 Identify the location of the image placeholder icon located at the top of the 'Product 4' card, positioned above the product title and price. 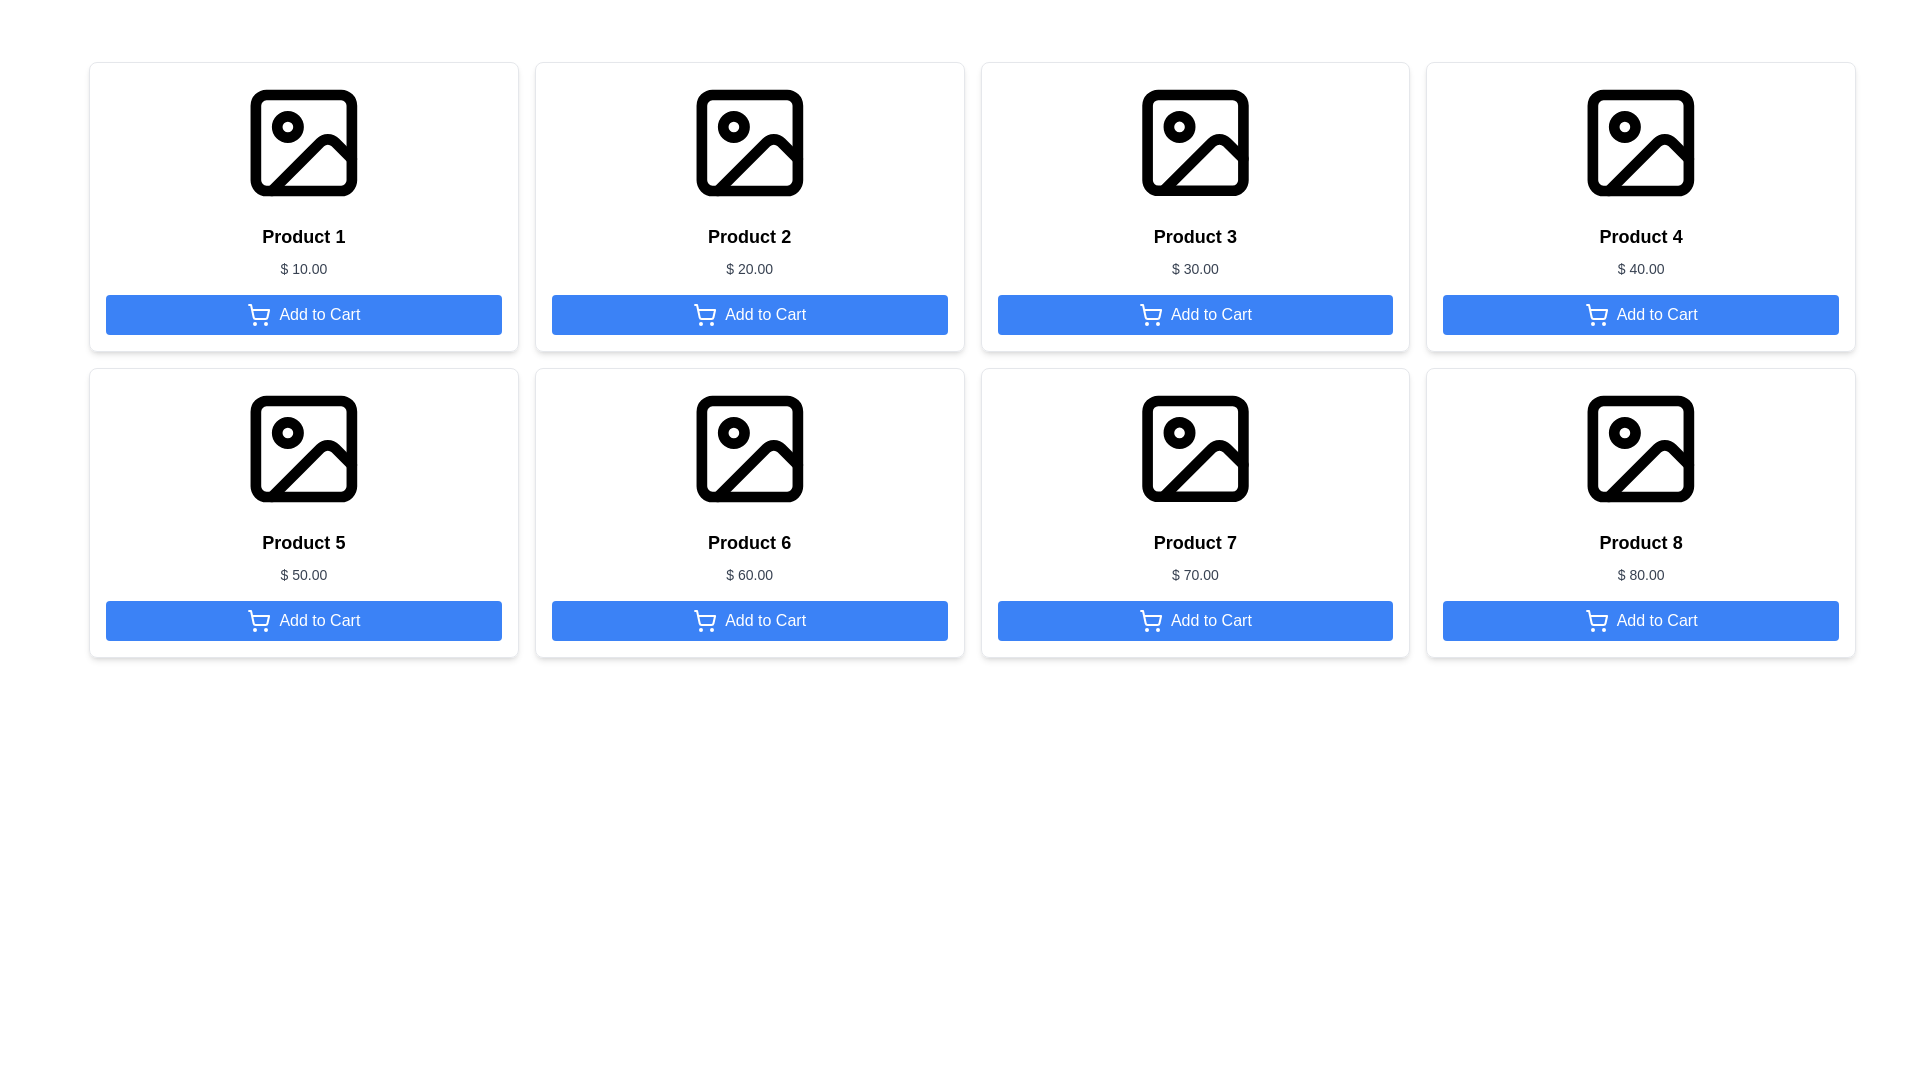
(1641, 141).